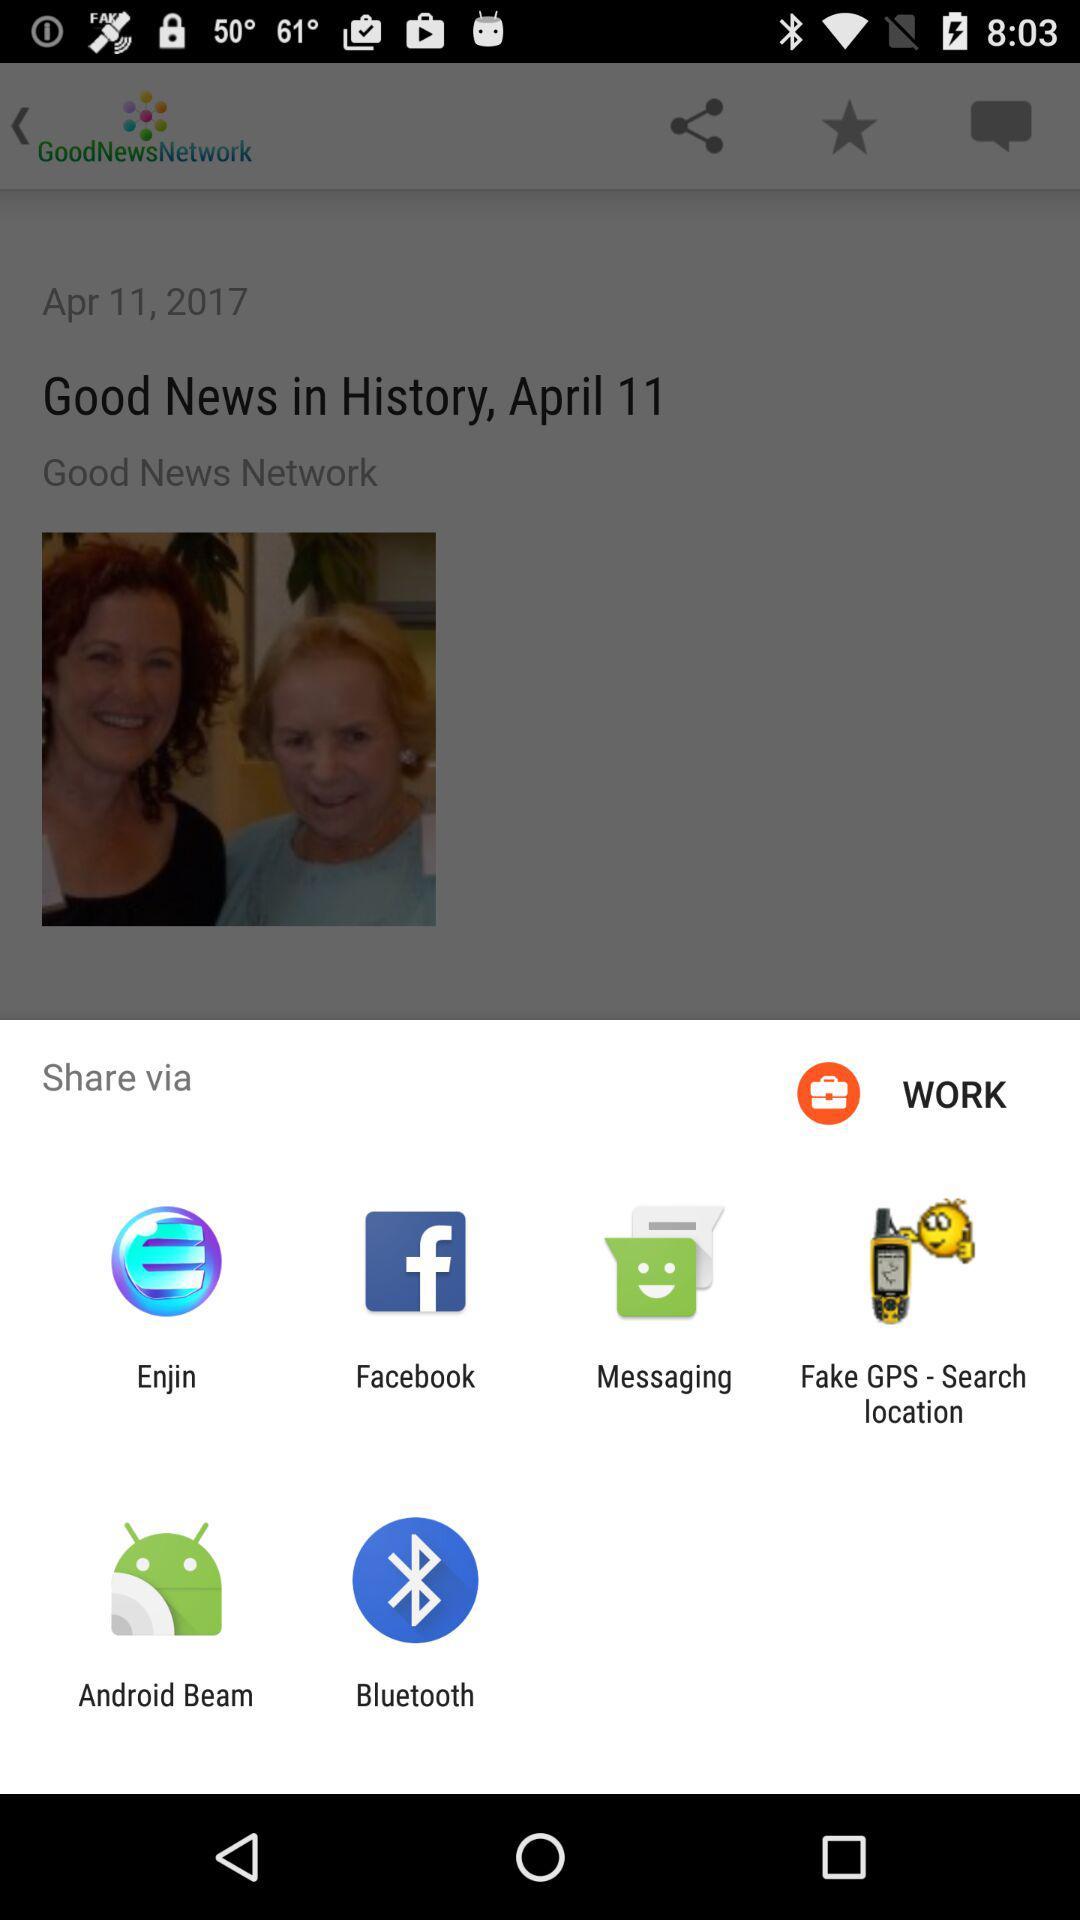 Image resolution: width=1080 pixels, height=1920 pixels. I want to click on item next to the bluetooth, so click(165, 1711).